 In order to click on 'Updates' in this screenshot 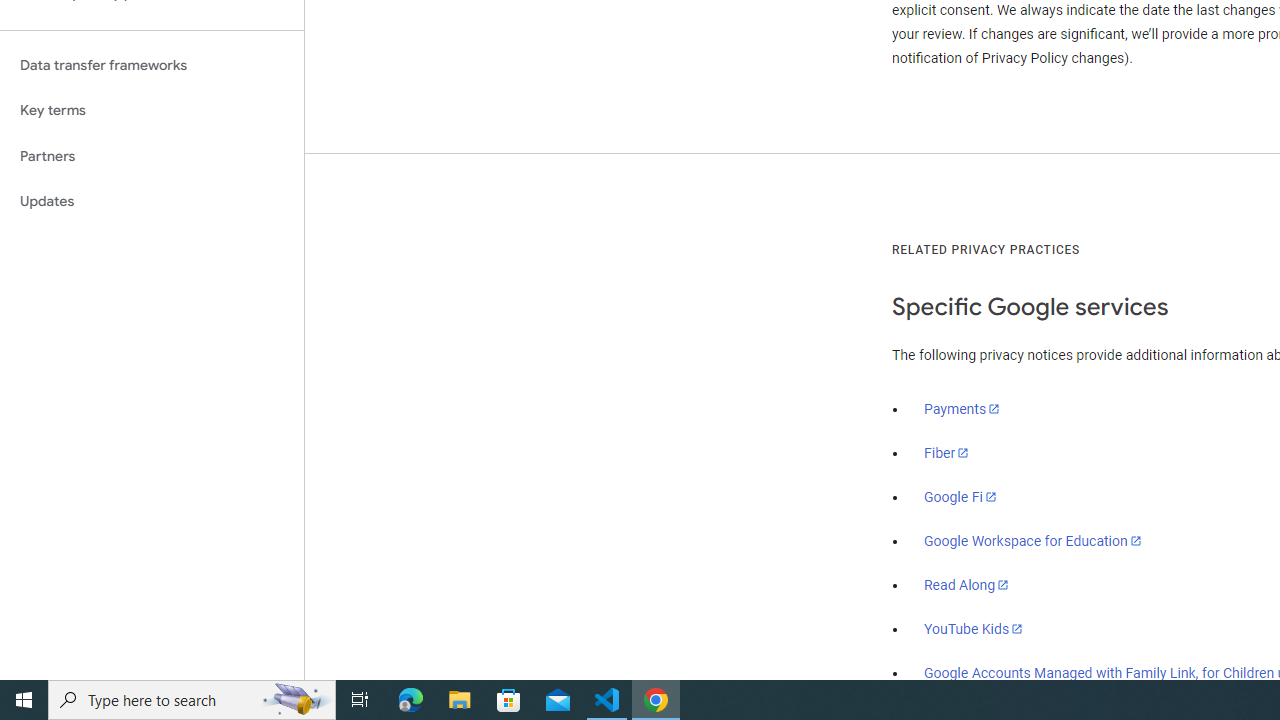, I will do `click(151, 201)`.